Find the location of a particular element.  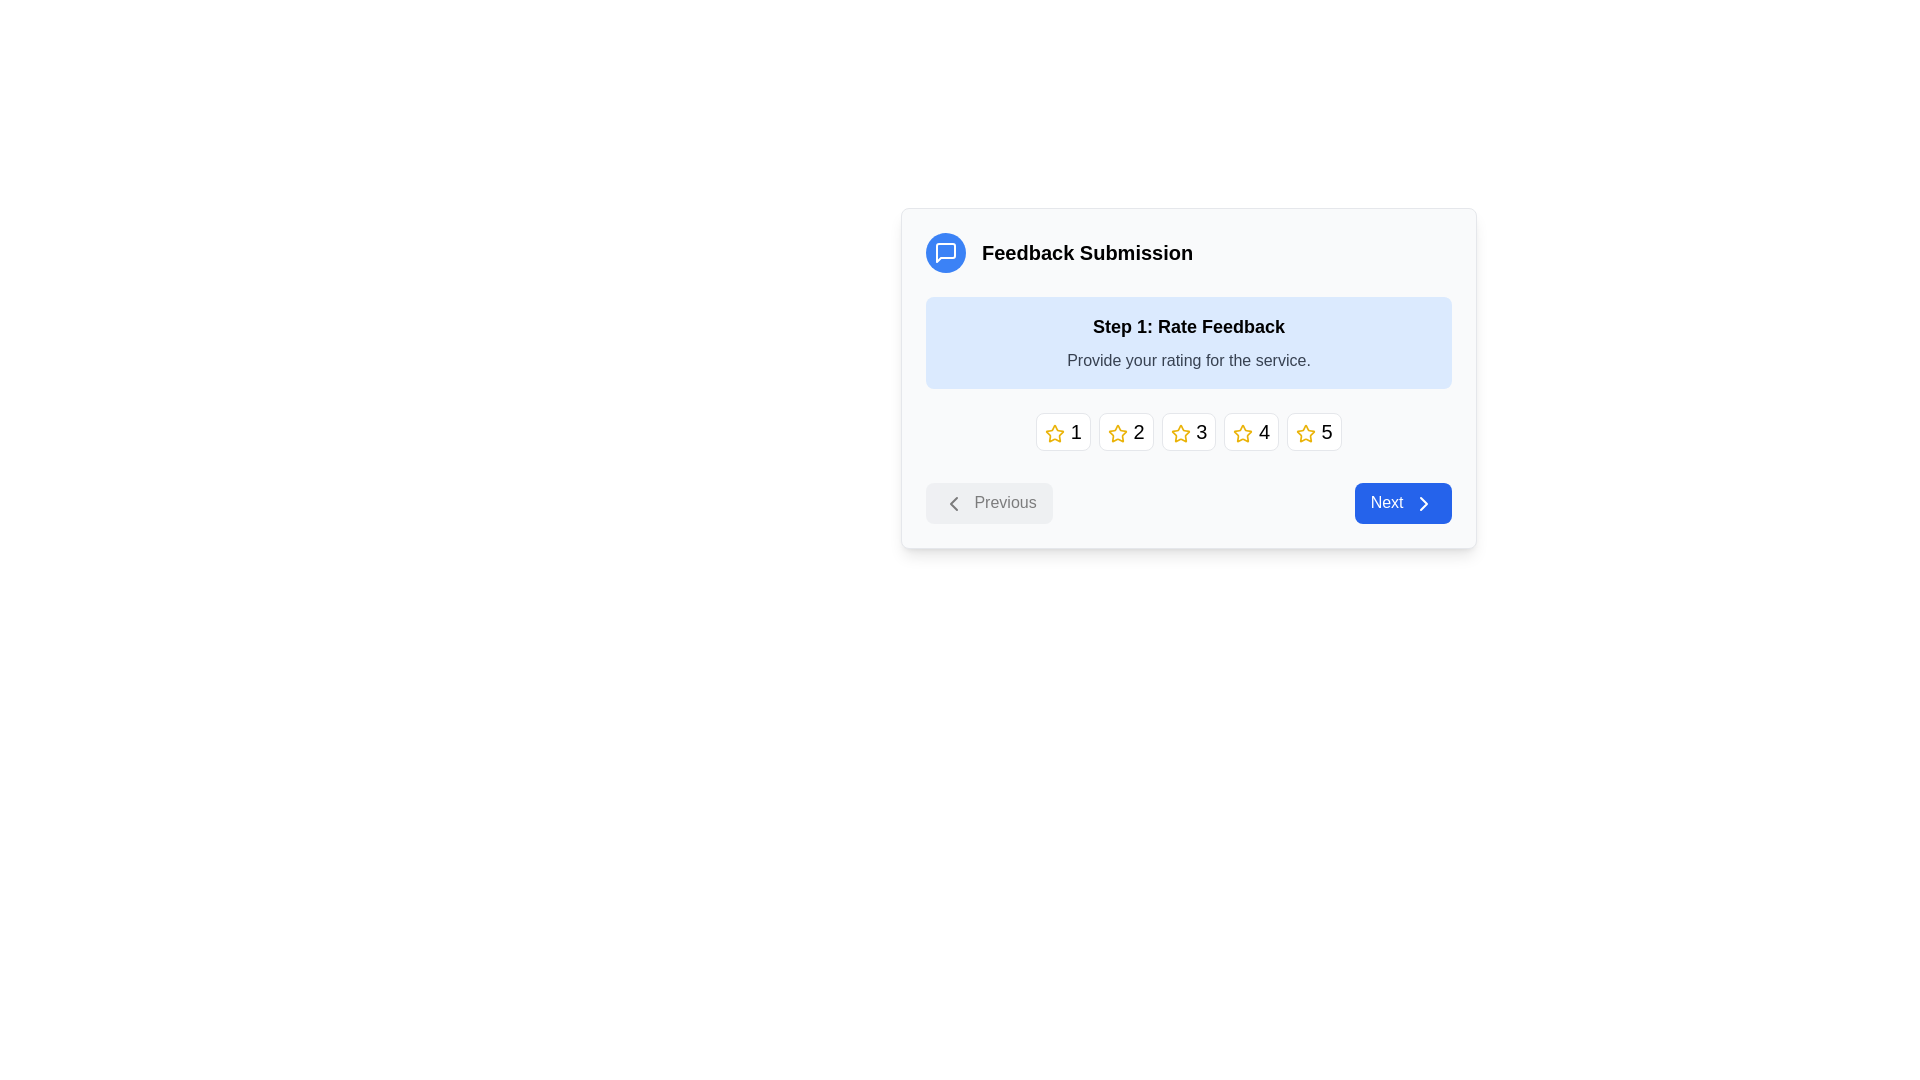

the decorative star icon, which is styled with a yellow fill and outlined in a bold stroke, located inside the button labeled '2' in the rating options is located at coordinates (1117, 432).